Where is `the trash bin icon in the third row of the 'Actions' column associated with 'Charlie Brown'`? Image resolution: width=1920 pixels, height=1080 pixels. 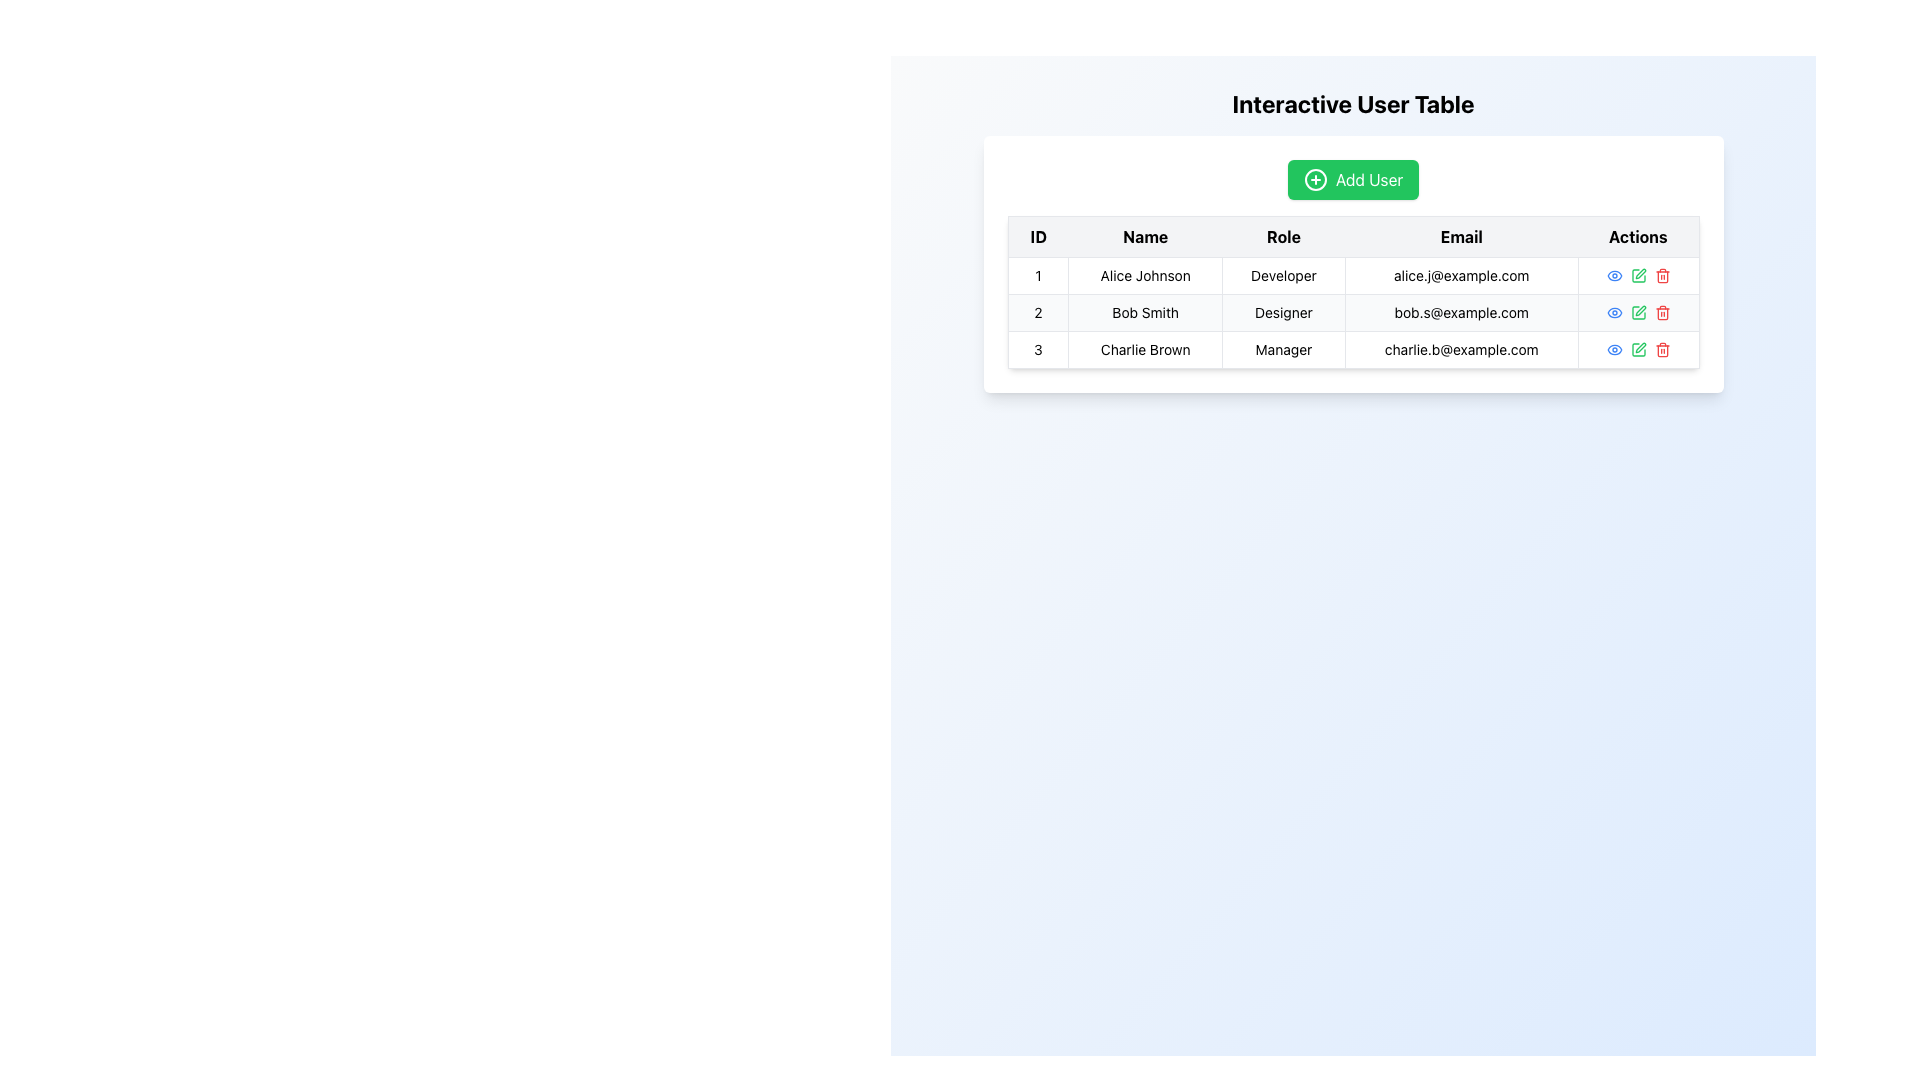 the trash bin icon in the third row of the 'Actions' column associated with 'Charlie Brown' is located at coordinates (1662, 349).